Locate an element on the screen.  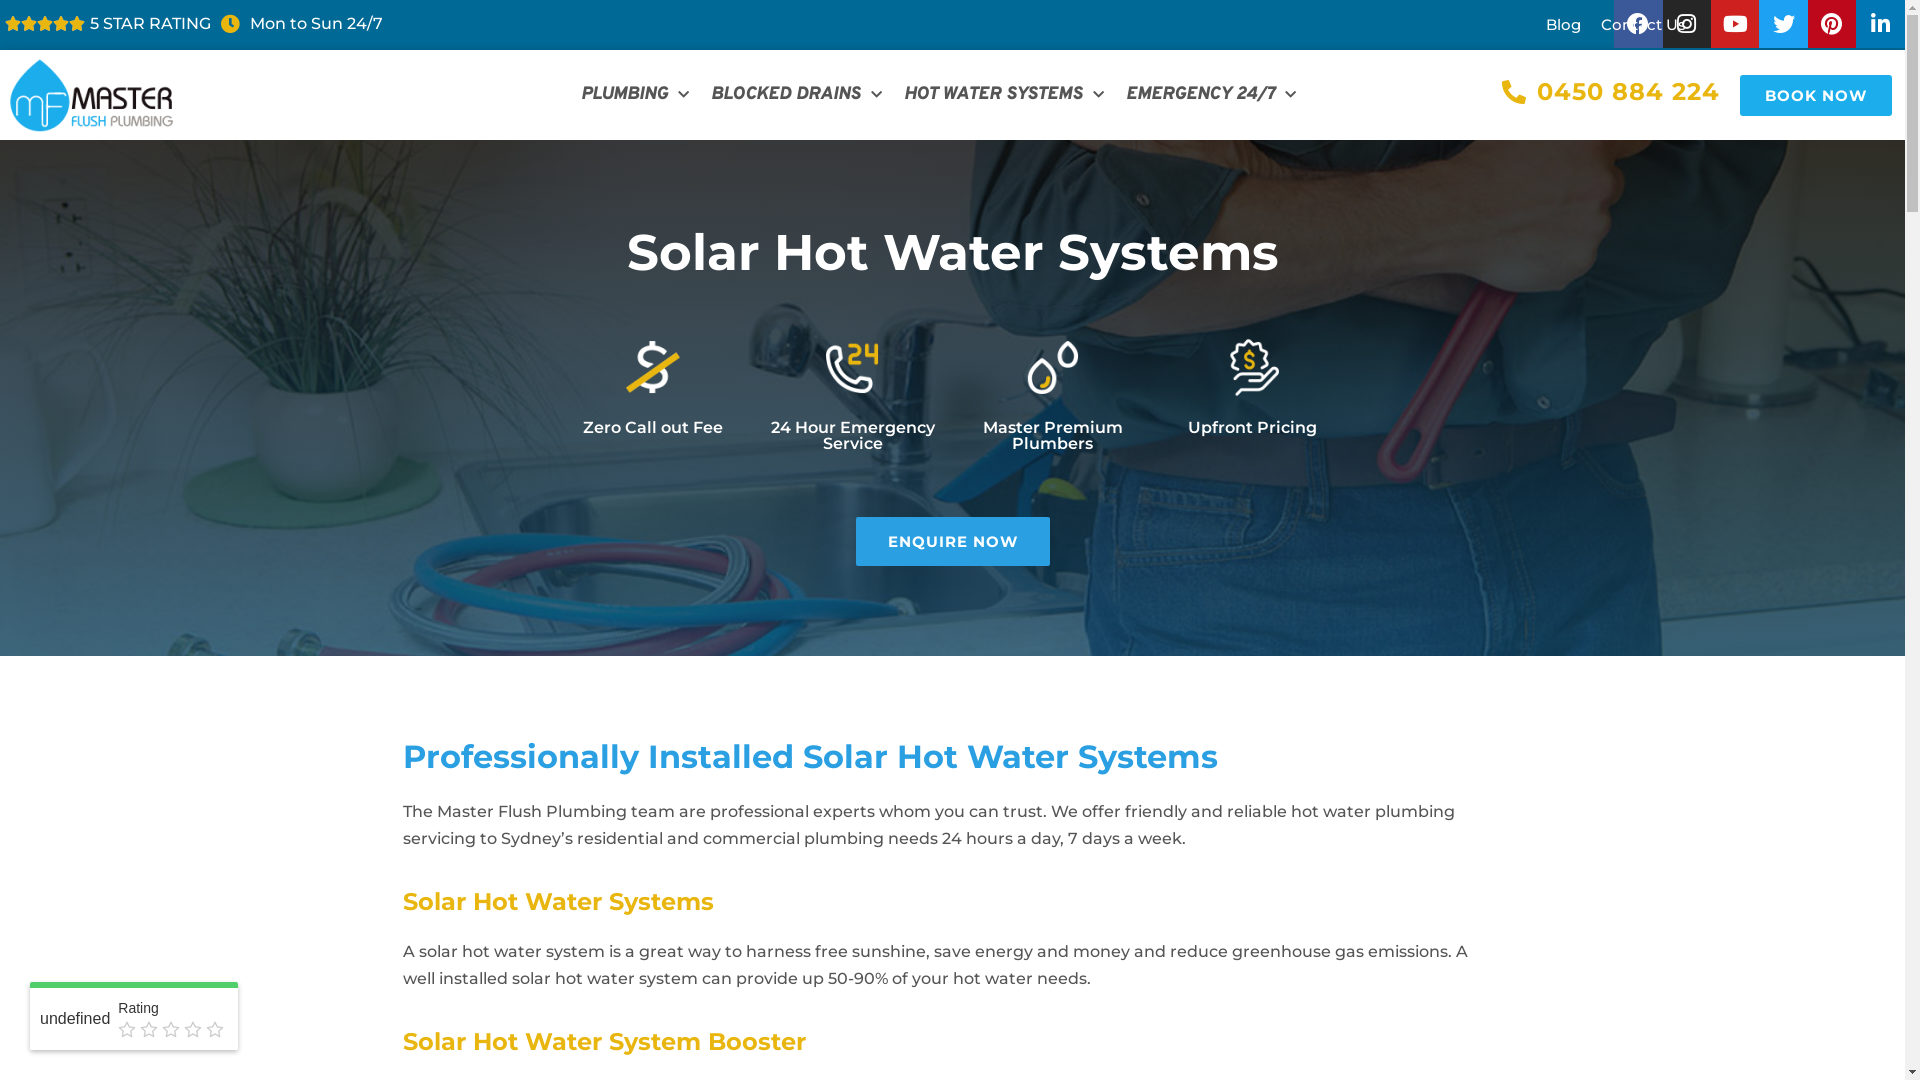
'EMERGENCY 24/7' is located at coordinates (1209, 95).